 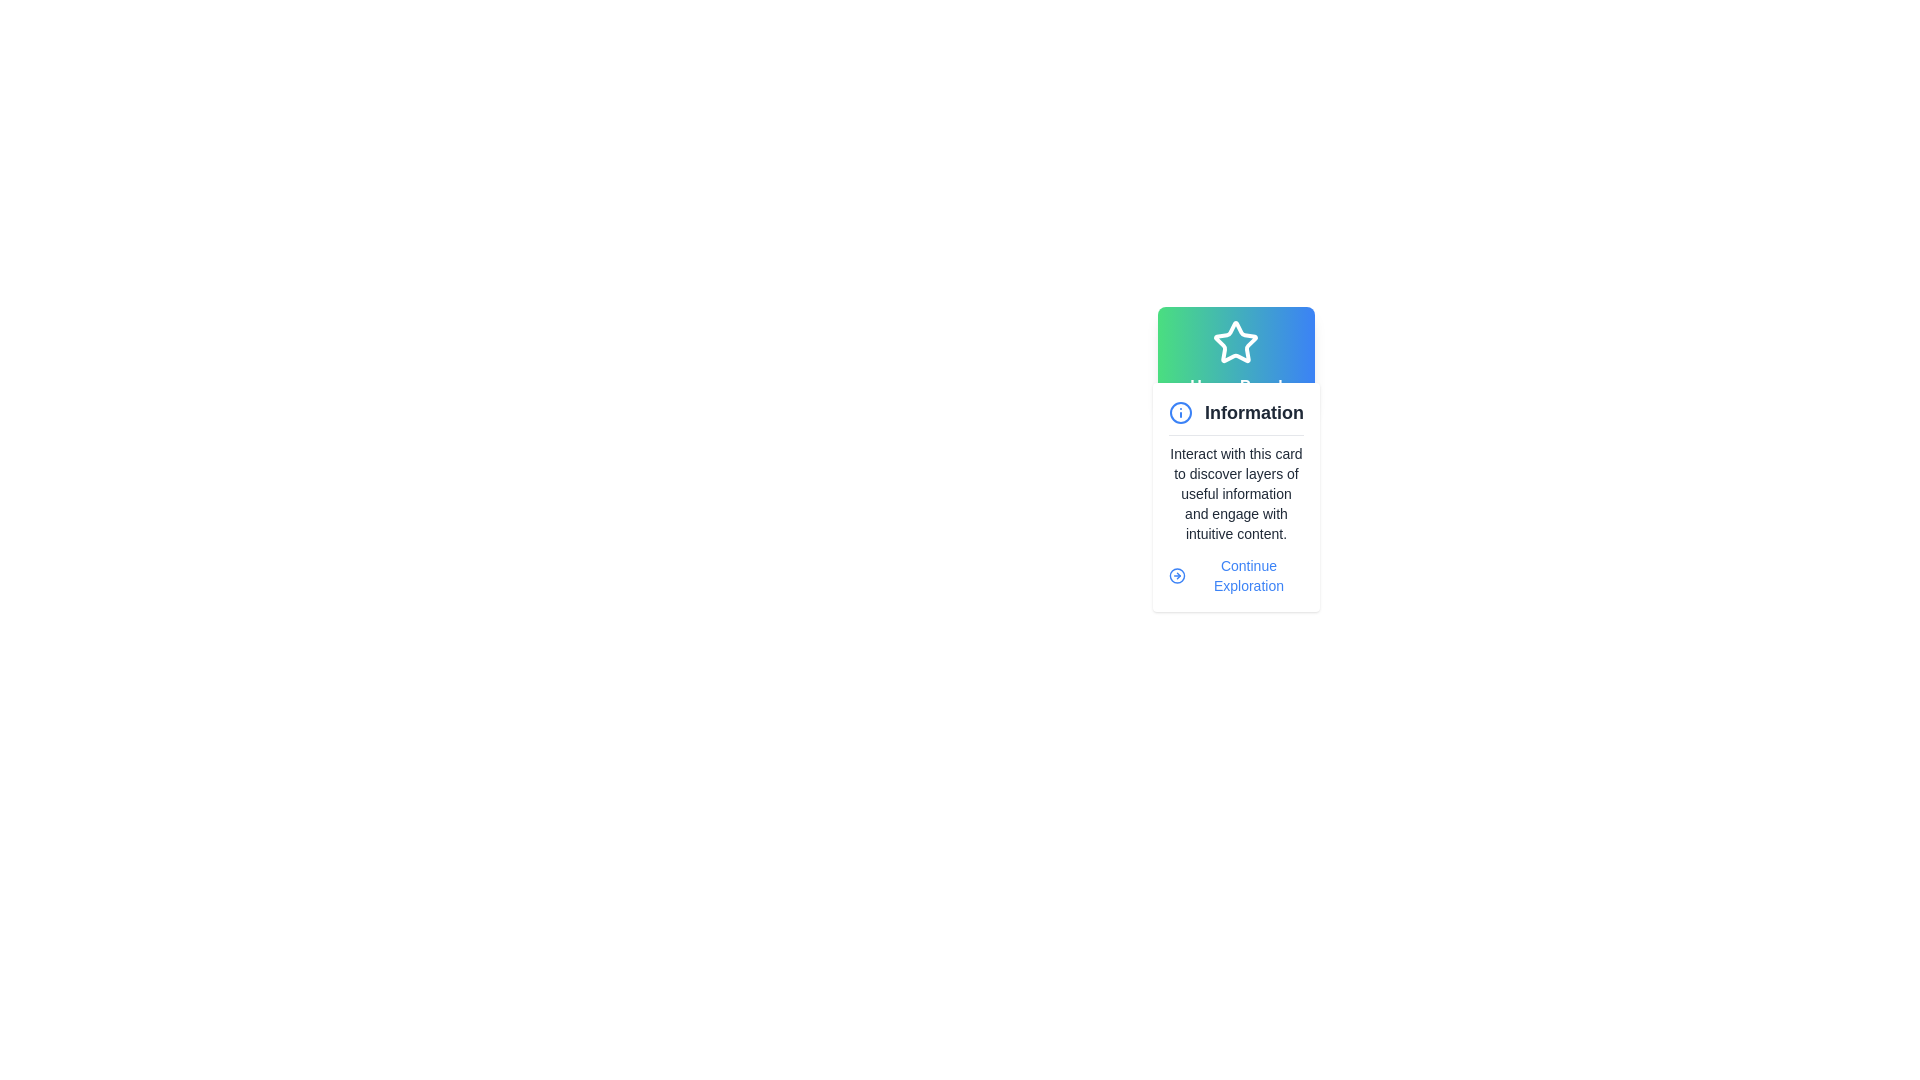 What do you see at coordinates (1235, 493) in the screenshot?
I see `informational text block situated below the section title 'Information' and above the interactive link 'Continue Exploration' in the card, which is centrally aligned horizontally and slightly to the center vertically` at bounding box center [1235, 493].